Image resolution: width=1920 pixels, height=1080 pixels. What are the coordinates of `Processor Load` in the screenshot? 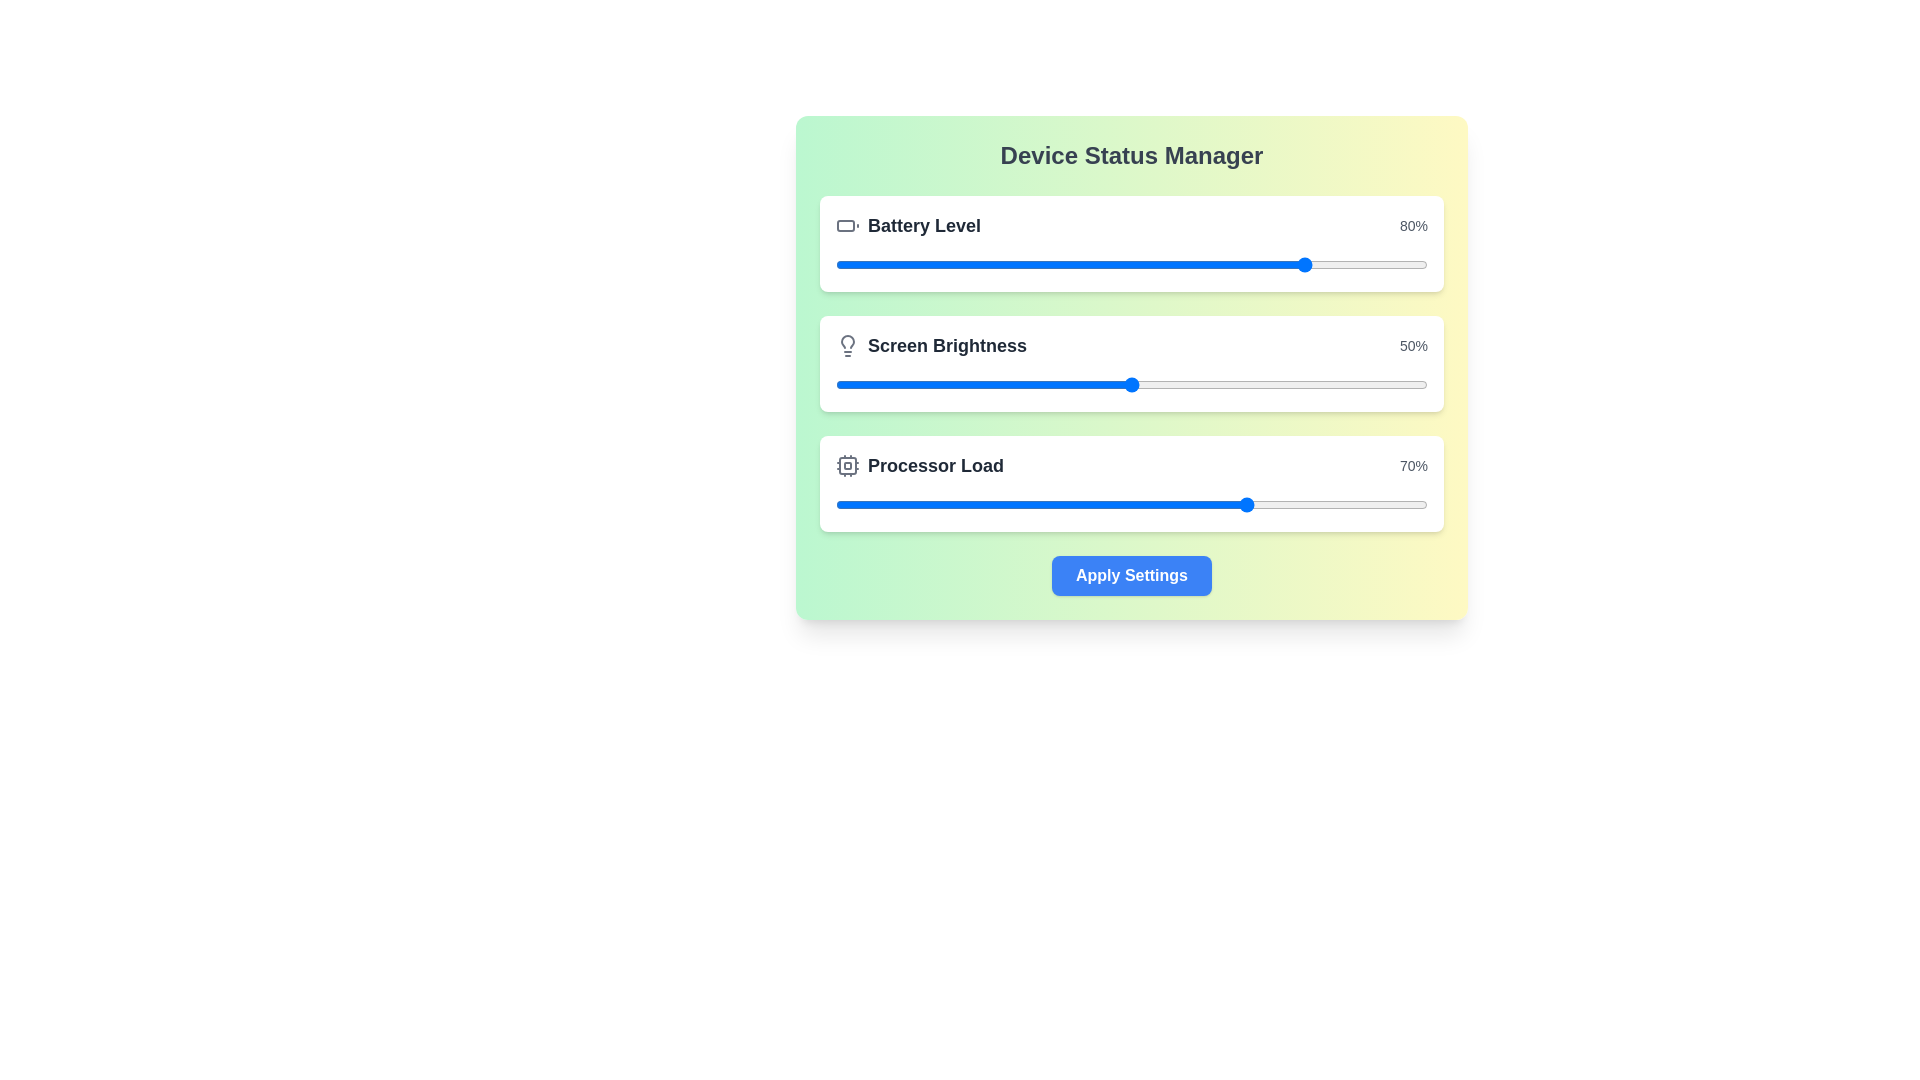 It's located at (1143, 504).